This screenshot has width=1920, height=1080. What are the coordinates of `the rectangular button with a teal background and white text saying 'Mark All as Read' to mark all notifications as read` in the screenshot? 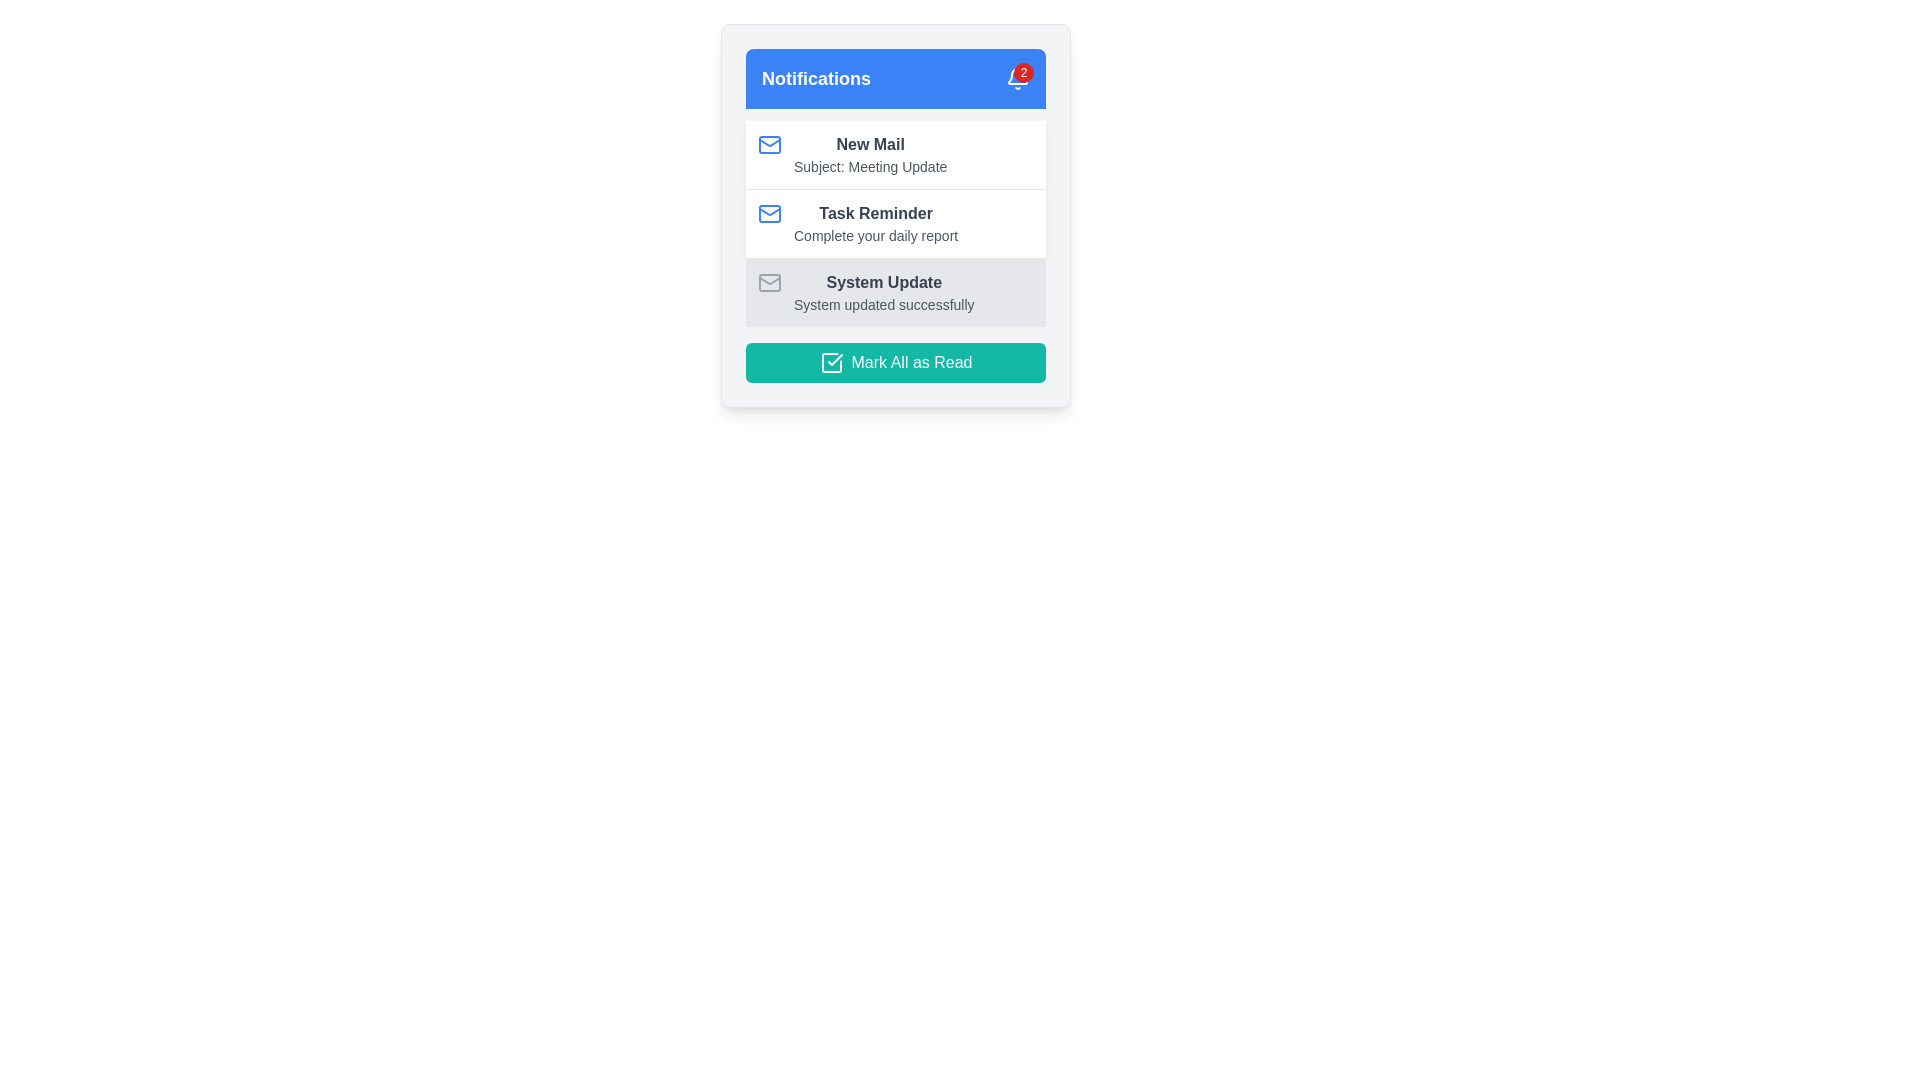 It's located at (895, 362).